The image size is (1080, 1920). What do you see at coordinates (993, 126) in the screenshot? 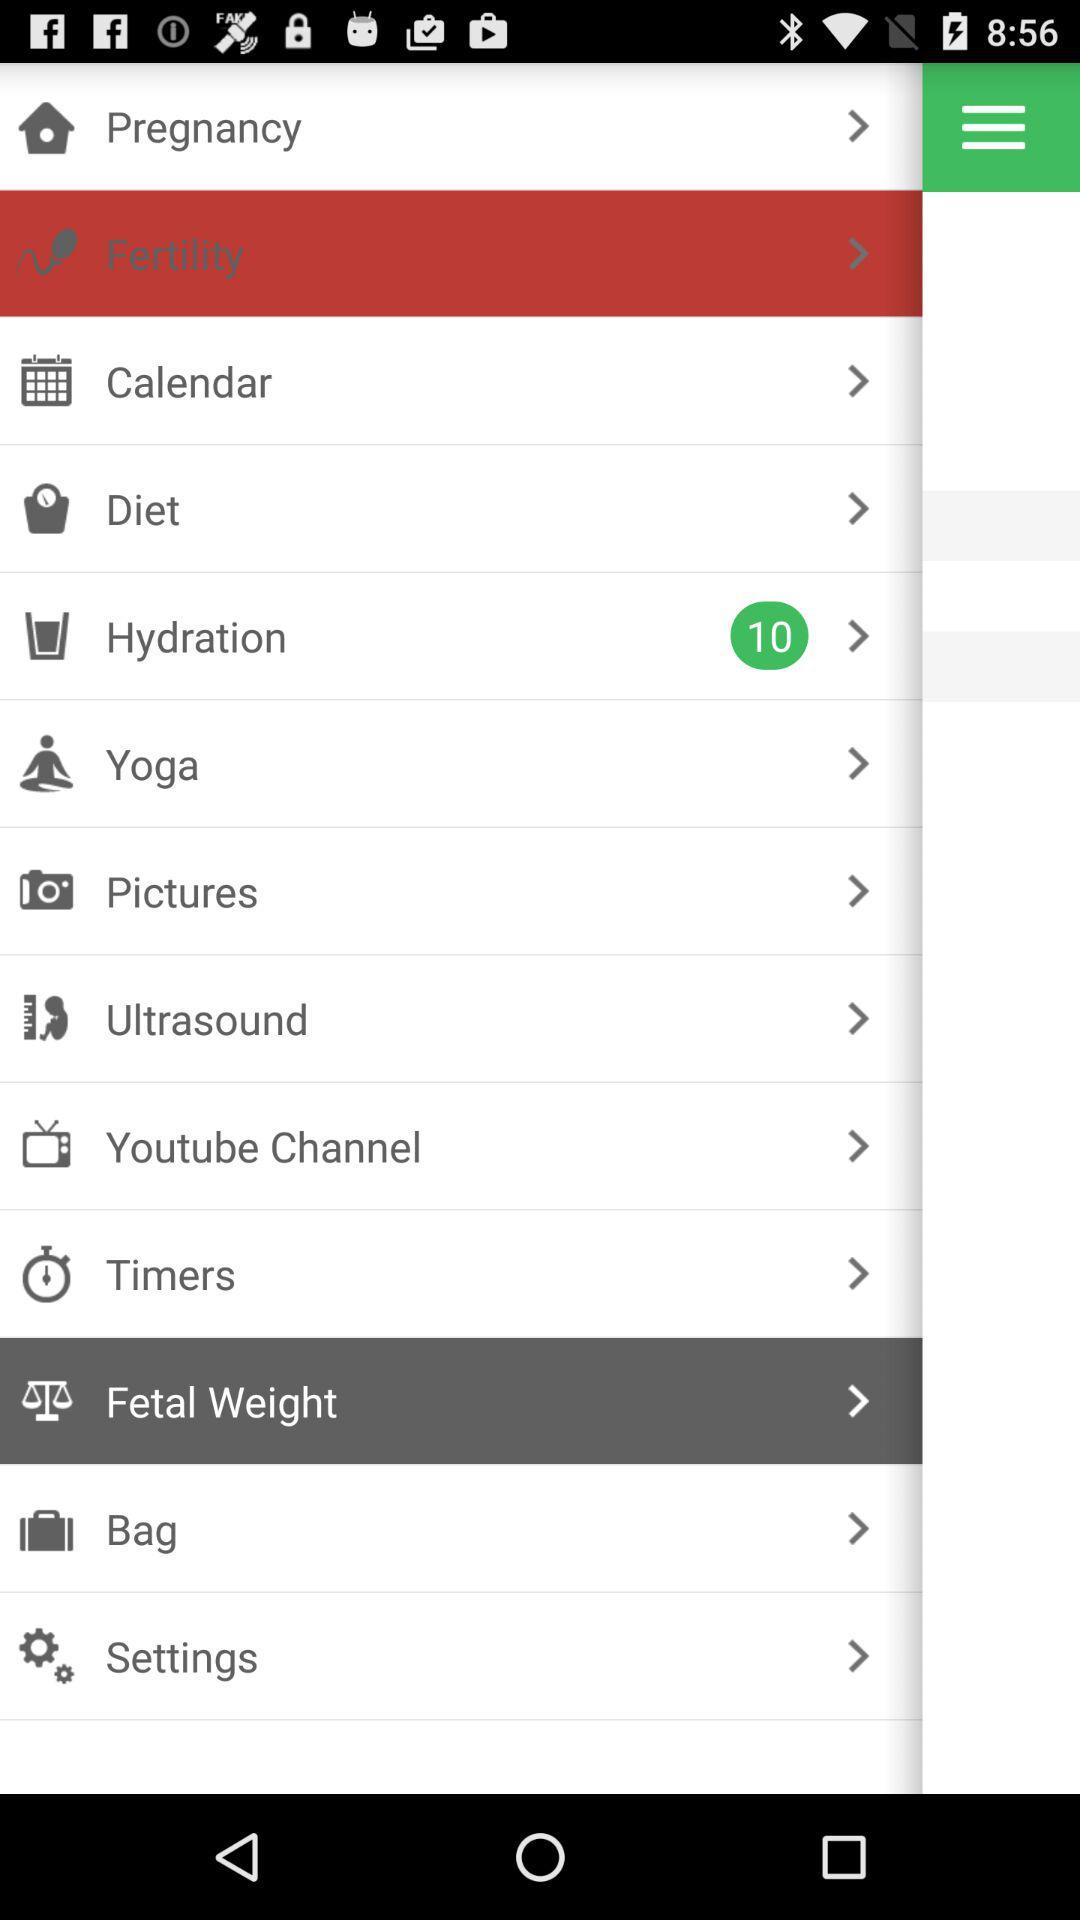
I see `menu` at bounding box center [993, 126].